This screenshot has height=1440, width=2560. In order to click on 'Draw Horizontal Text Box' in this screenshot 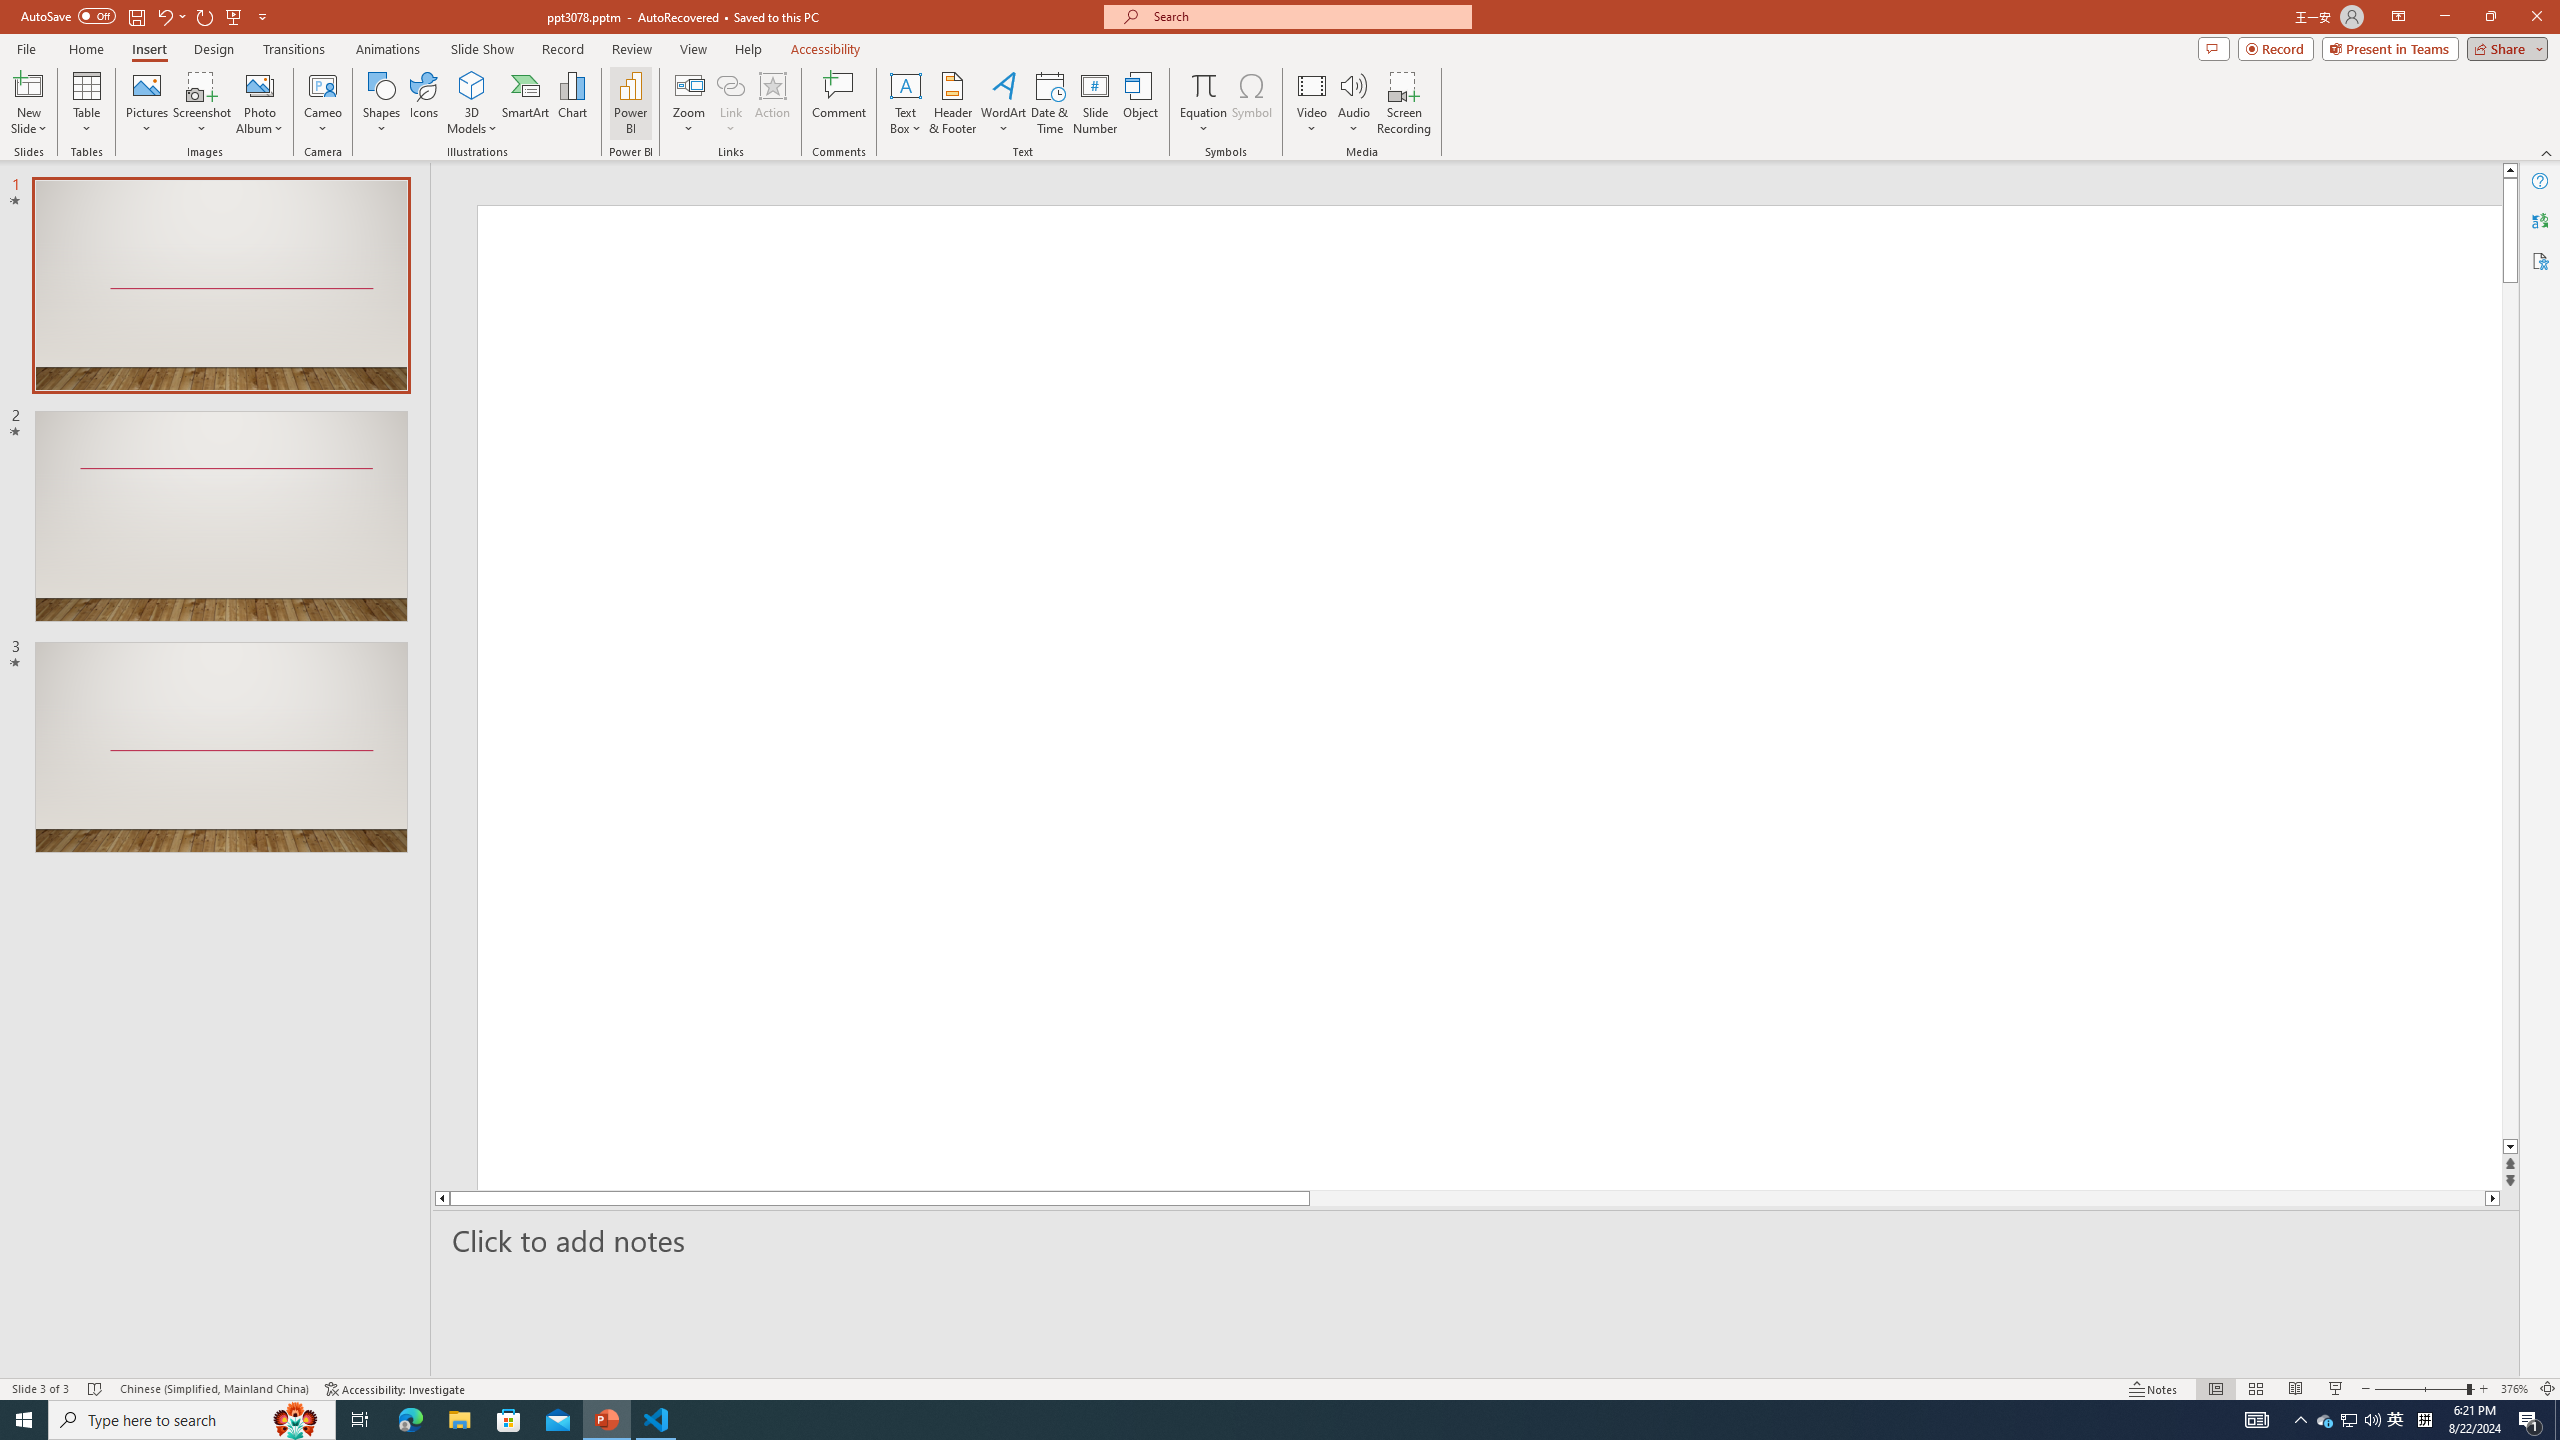, I will do `click(905, 84)`.